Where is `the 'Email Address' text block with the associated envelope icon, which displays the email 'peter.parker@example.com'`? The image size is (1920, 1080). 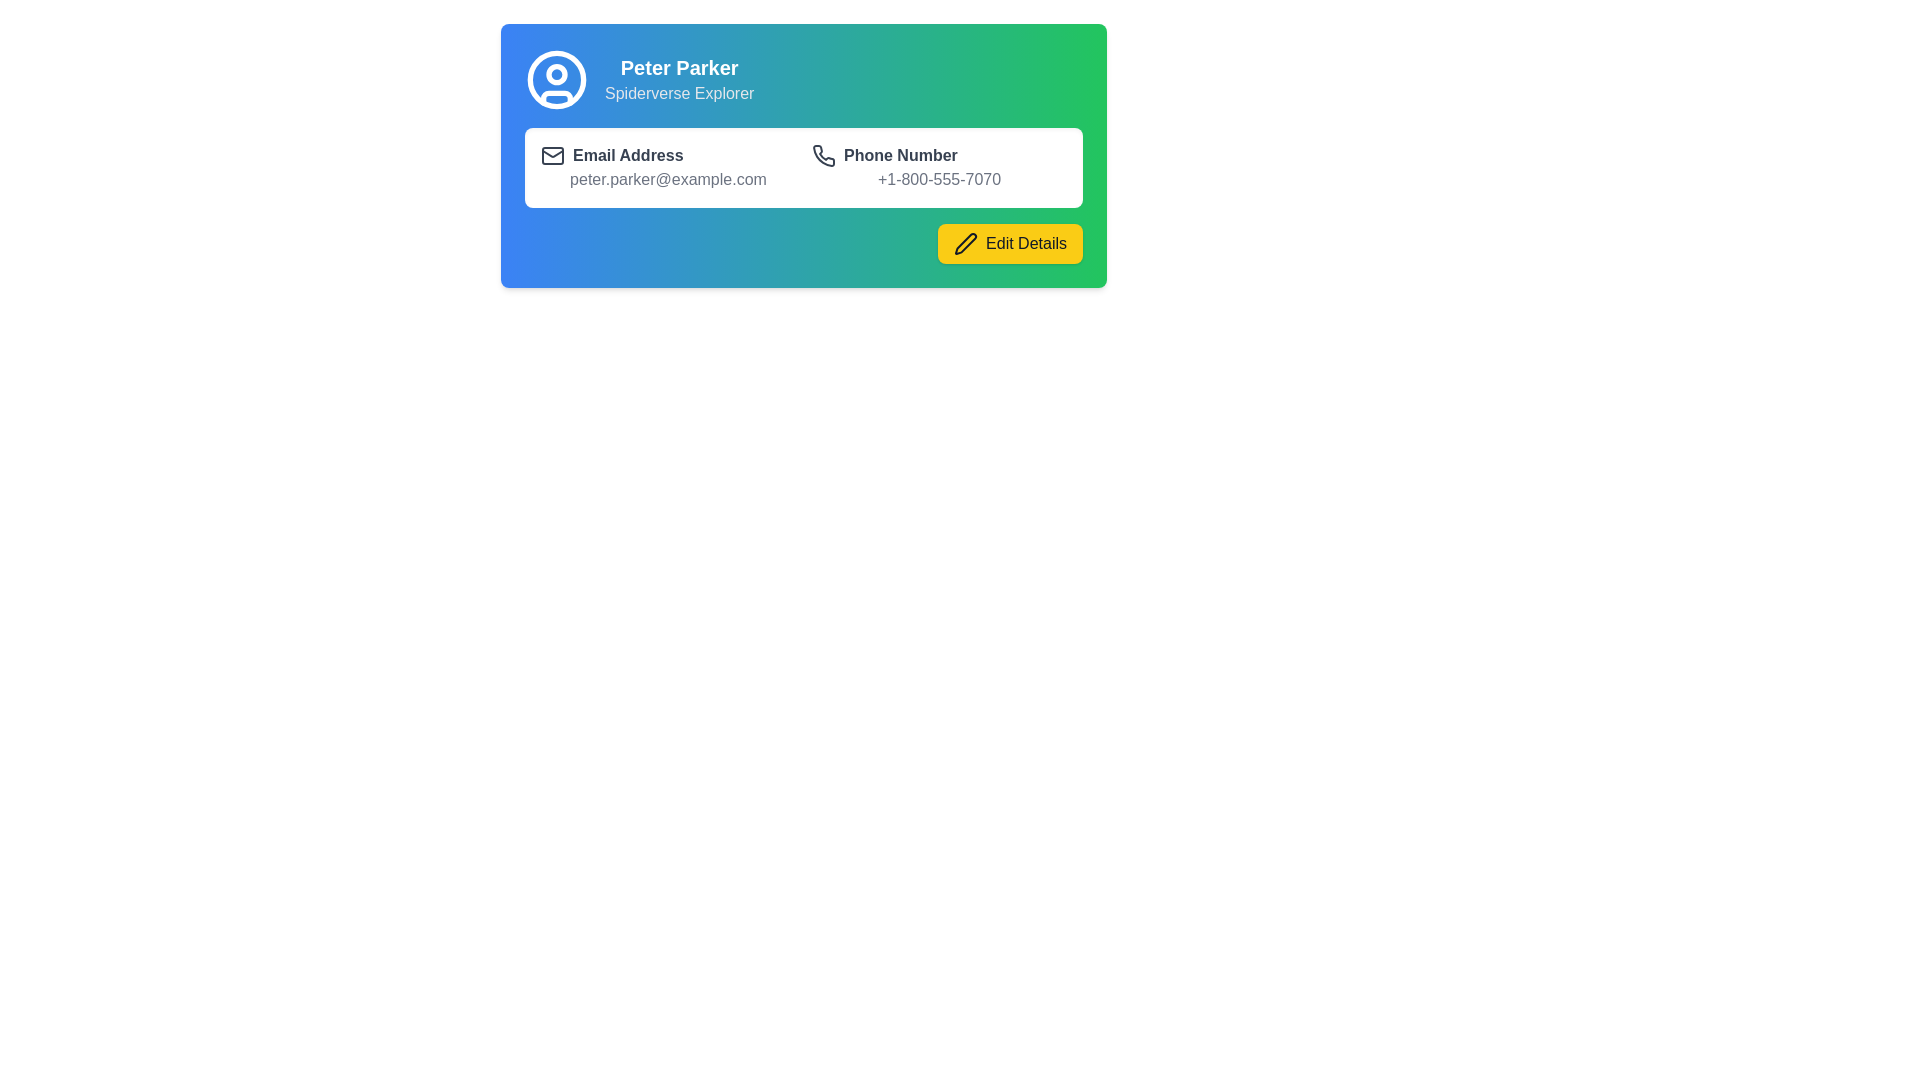 the 'Email Address' text block with the associated envelope icon, which displays the email 'peter.parker@example.com' is located at coordinates (668, 167).